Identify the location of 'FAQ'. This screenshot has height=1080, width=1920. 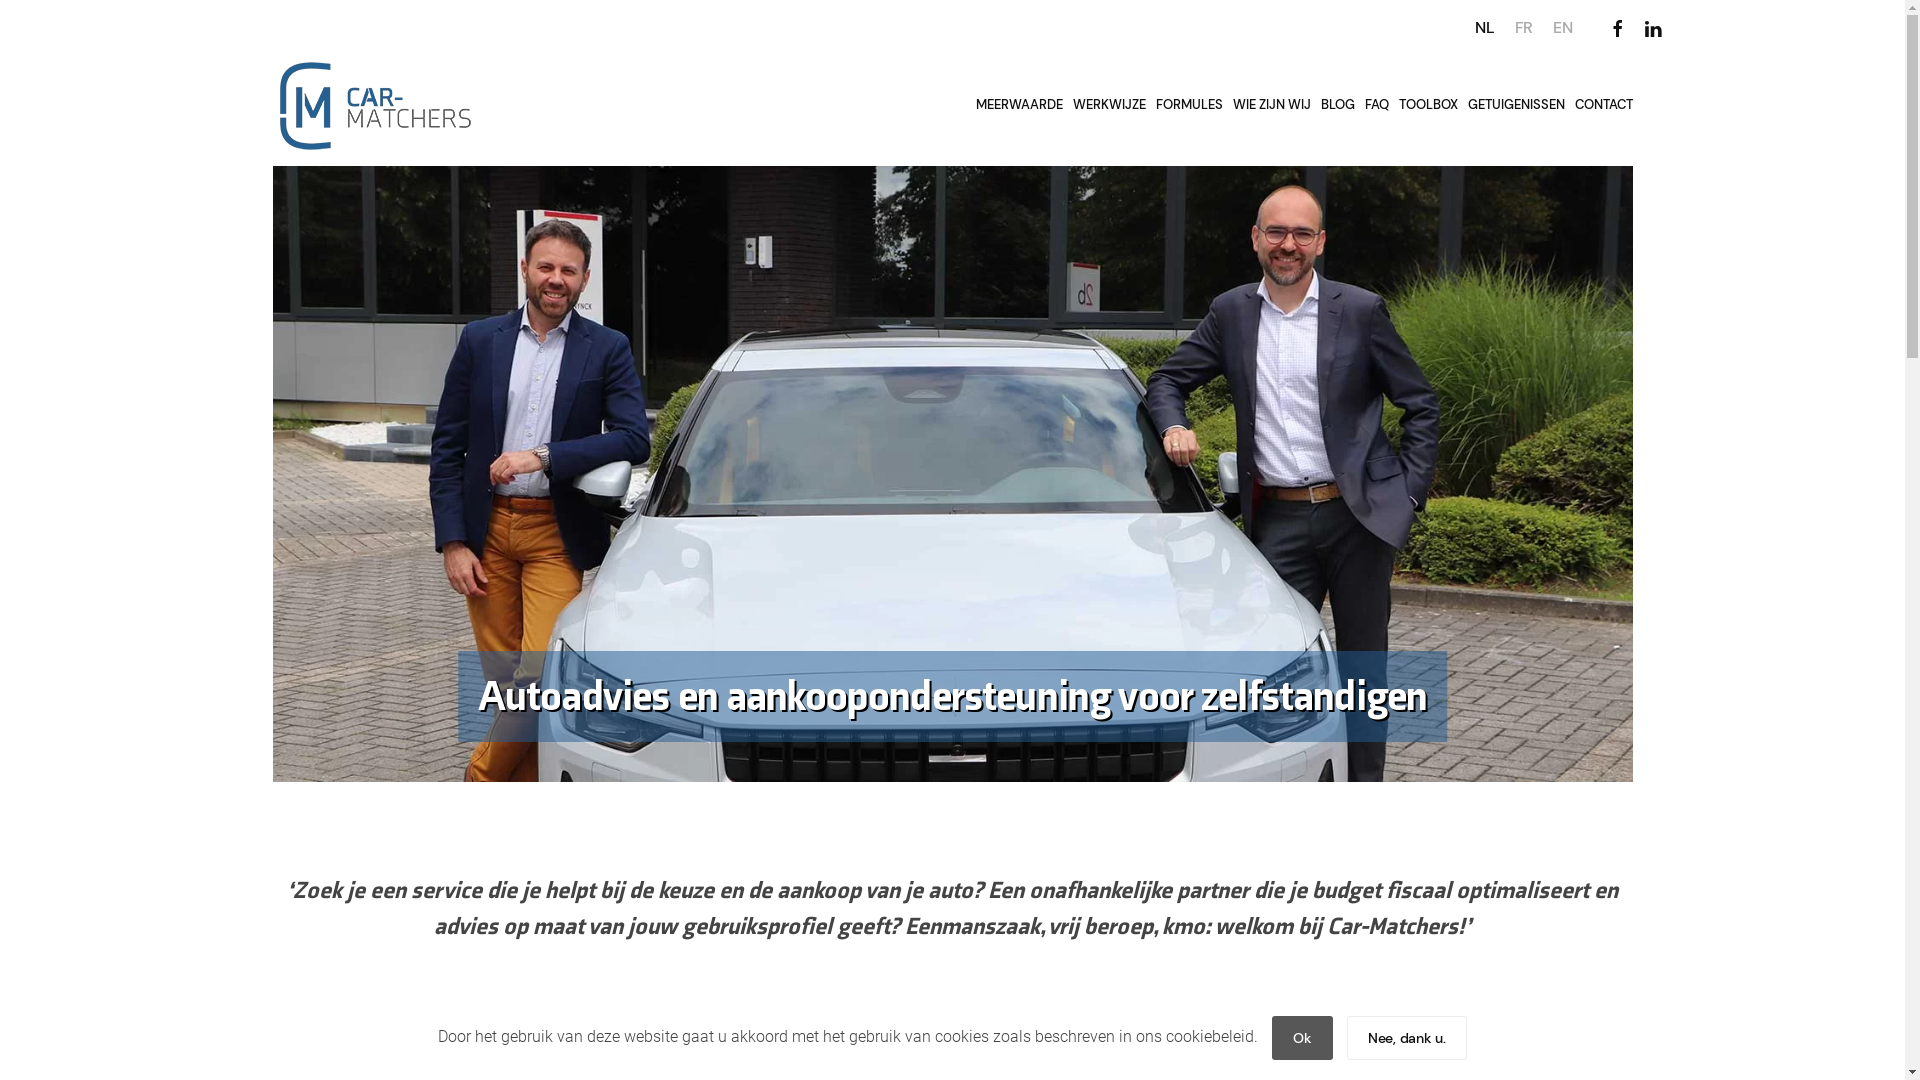
(1376, 105).